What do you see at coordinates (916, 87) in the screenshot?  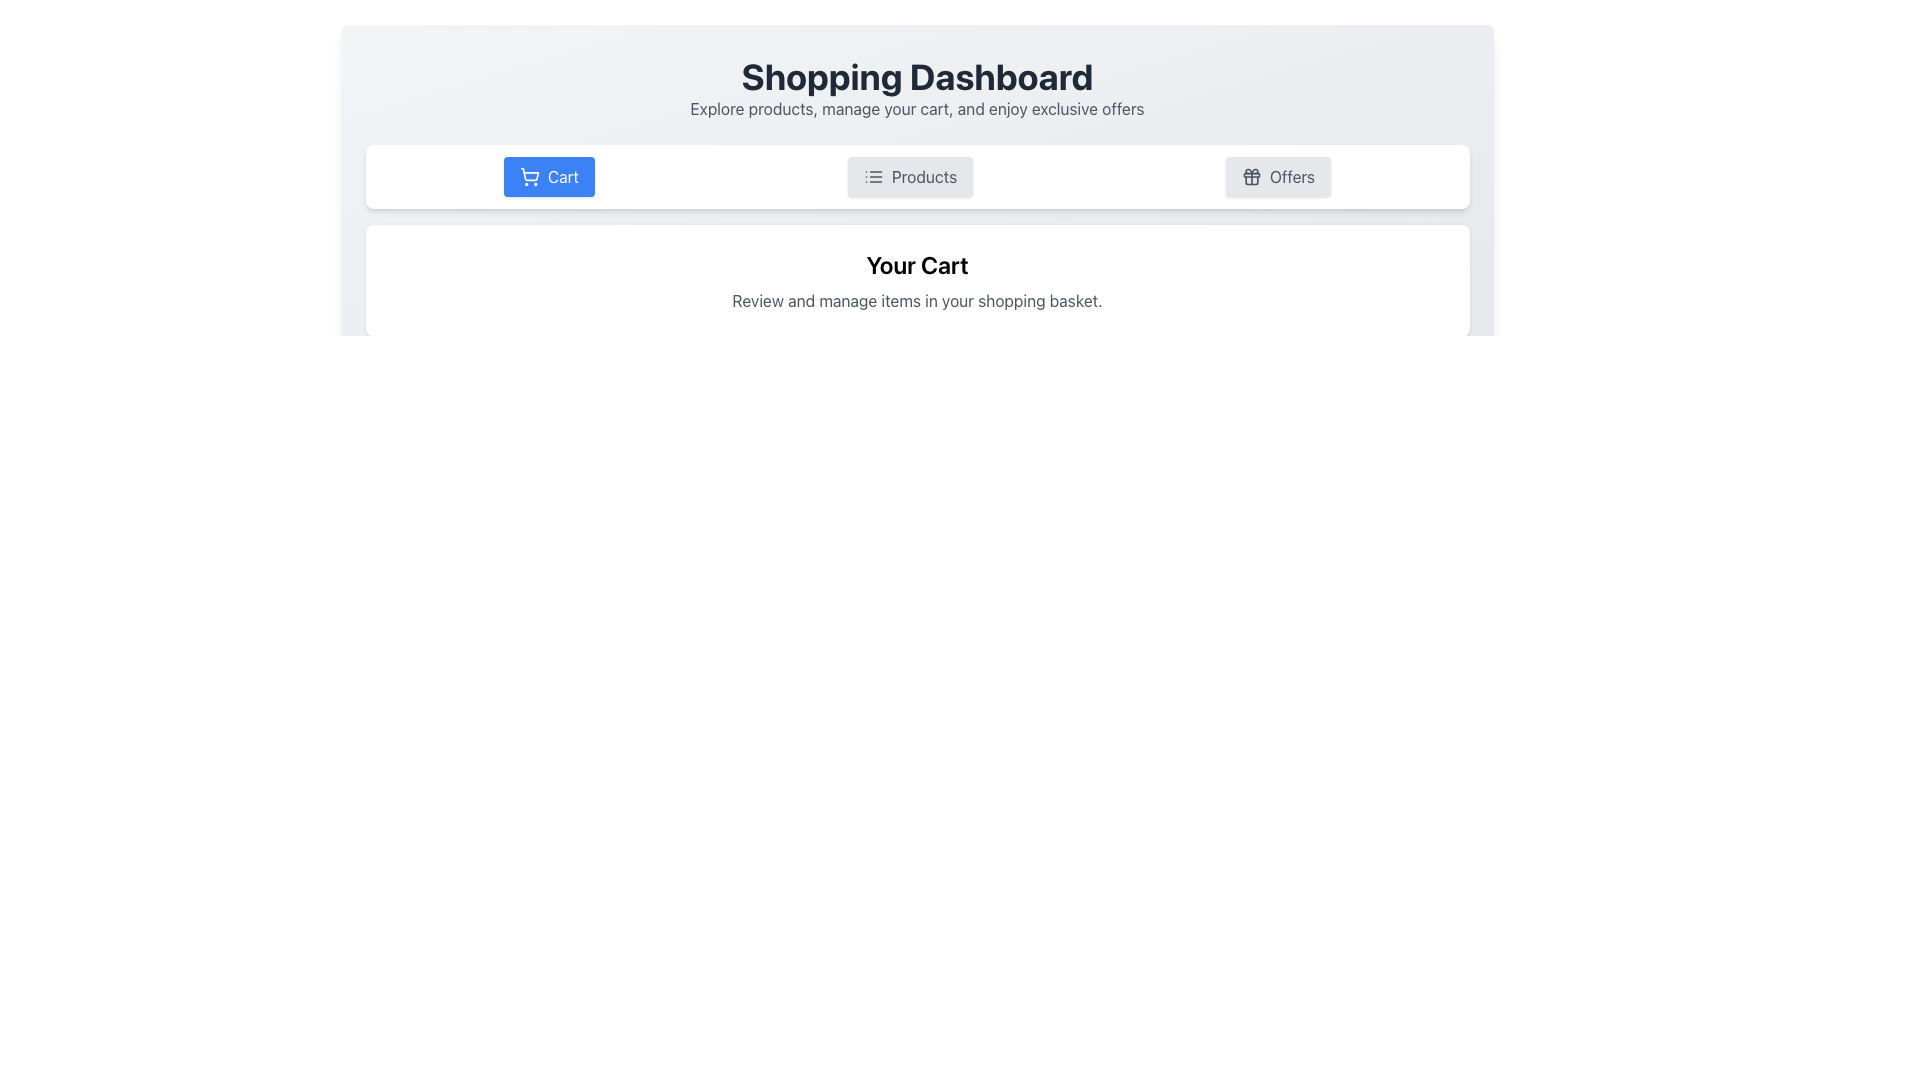 I see `the text block header that prominently states 'Shopping Dashboard' with subtext 'Explore products, manage your cart, and enjoy exclusive offers.'` at bounding box center [916, 87].